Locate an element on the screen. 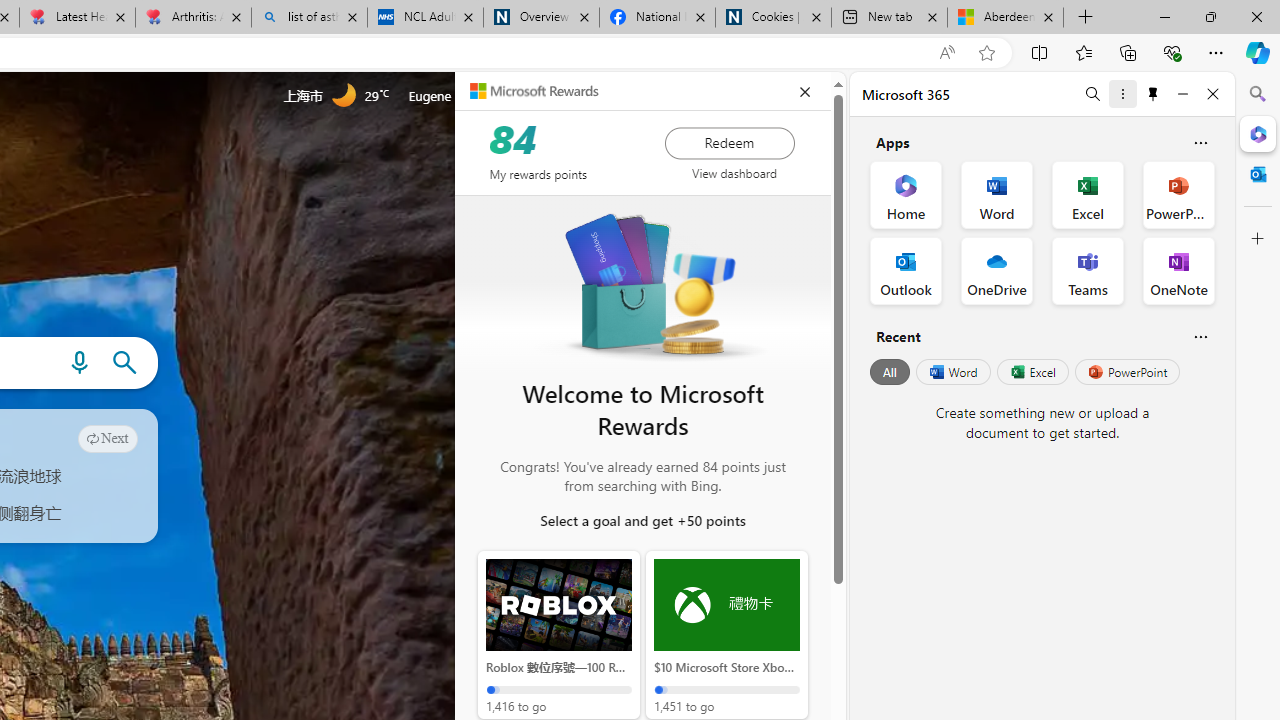 The height and width of the screenshot is (720, 1280). 'Word Office App' is located at coordinates (997, 195).